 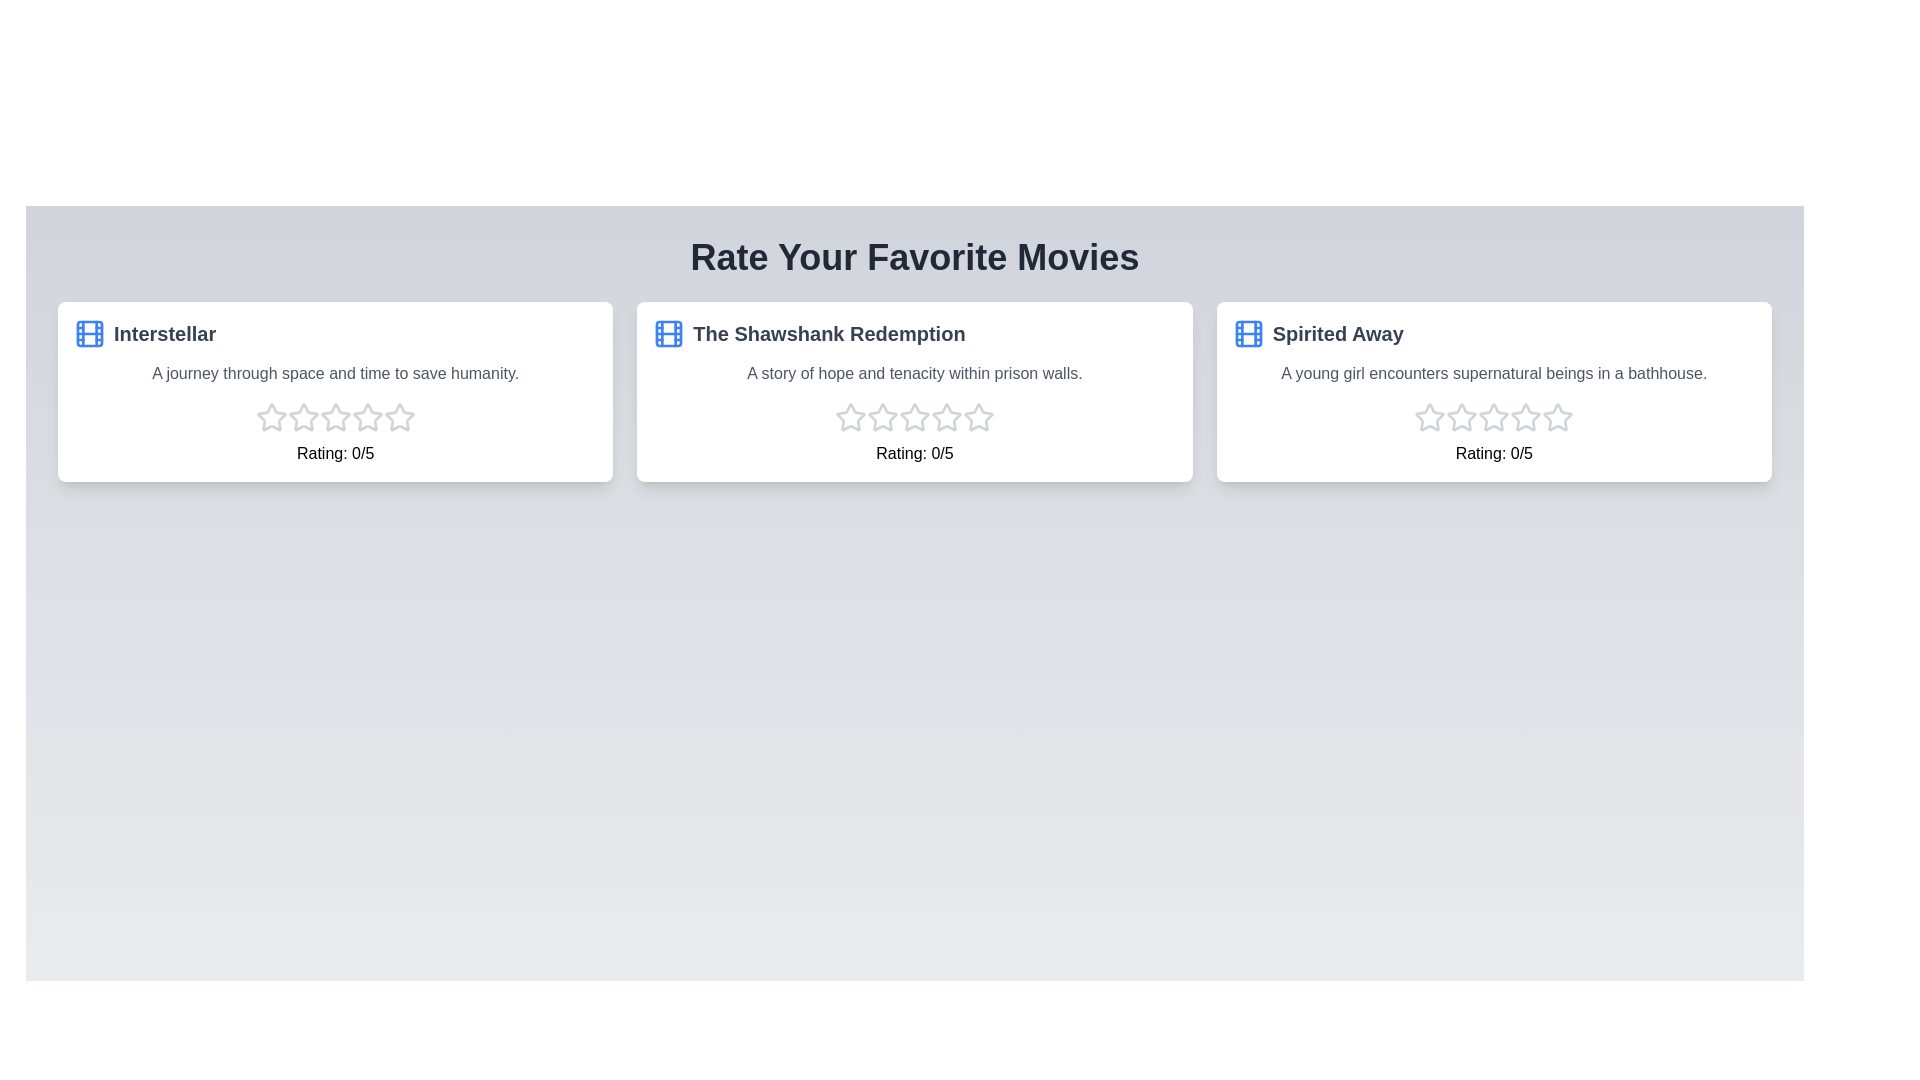 What do you see at coordinates (914, 416) in the screenshot?
I see `the star corresponding to the 3 rating for the movie The Shawshank Redemption` at bounding box center [914, 416].